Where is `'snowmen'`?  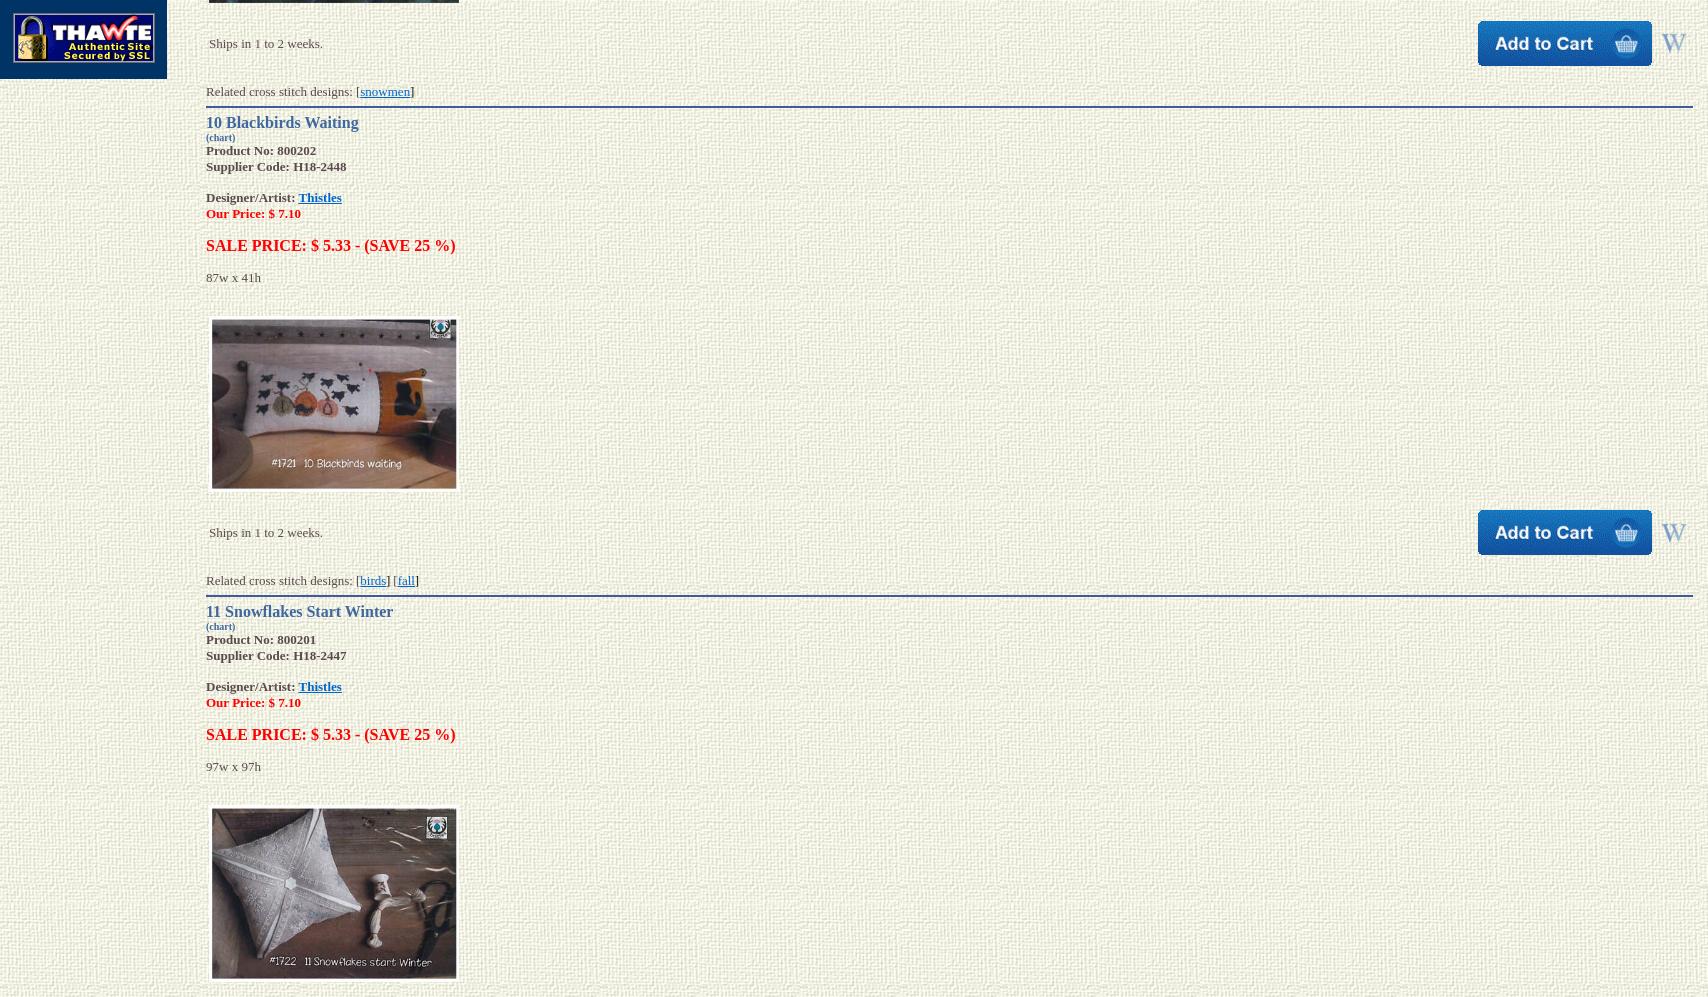 'snowmen' is located at coordinates (384, 89).